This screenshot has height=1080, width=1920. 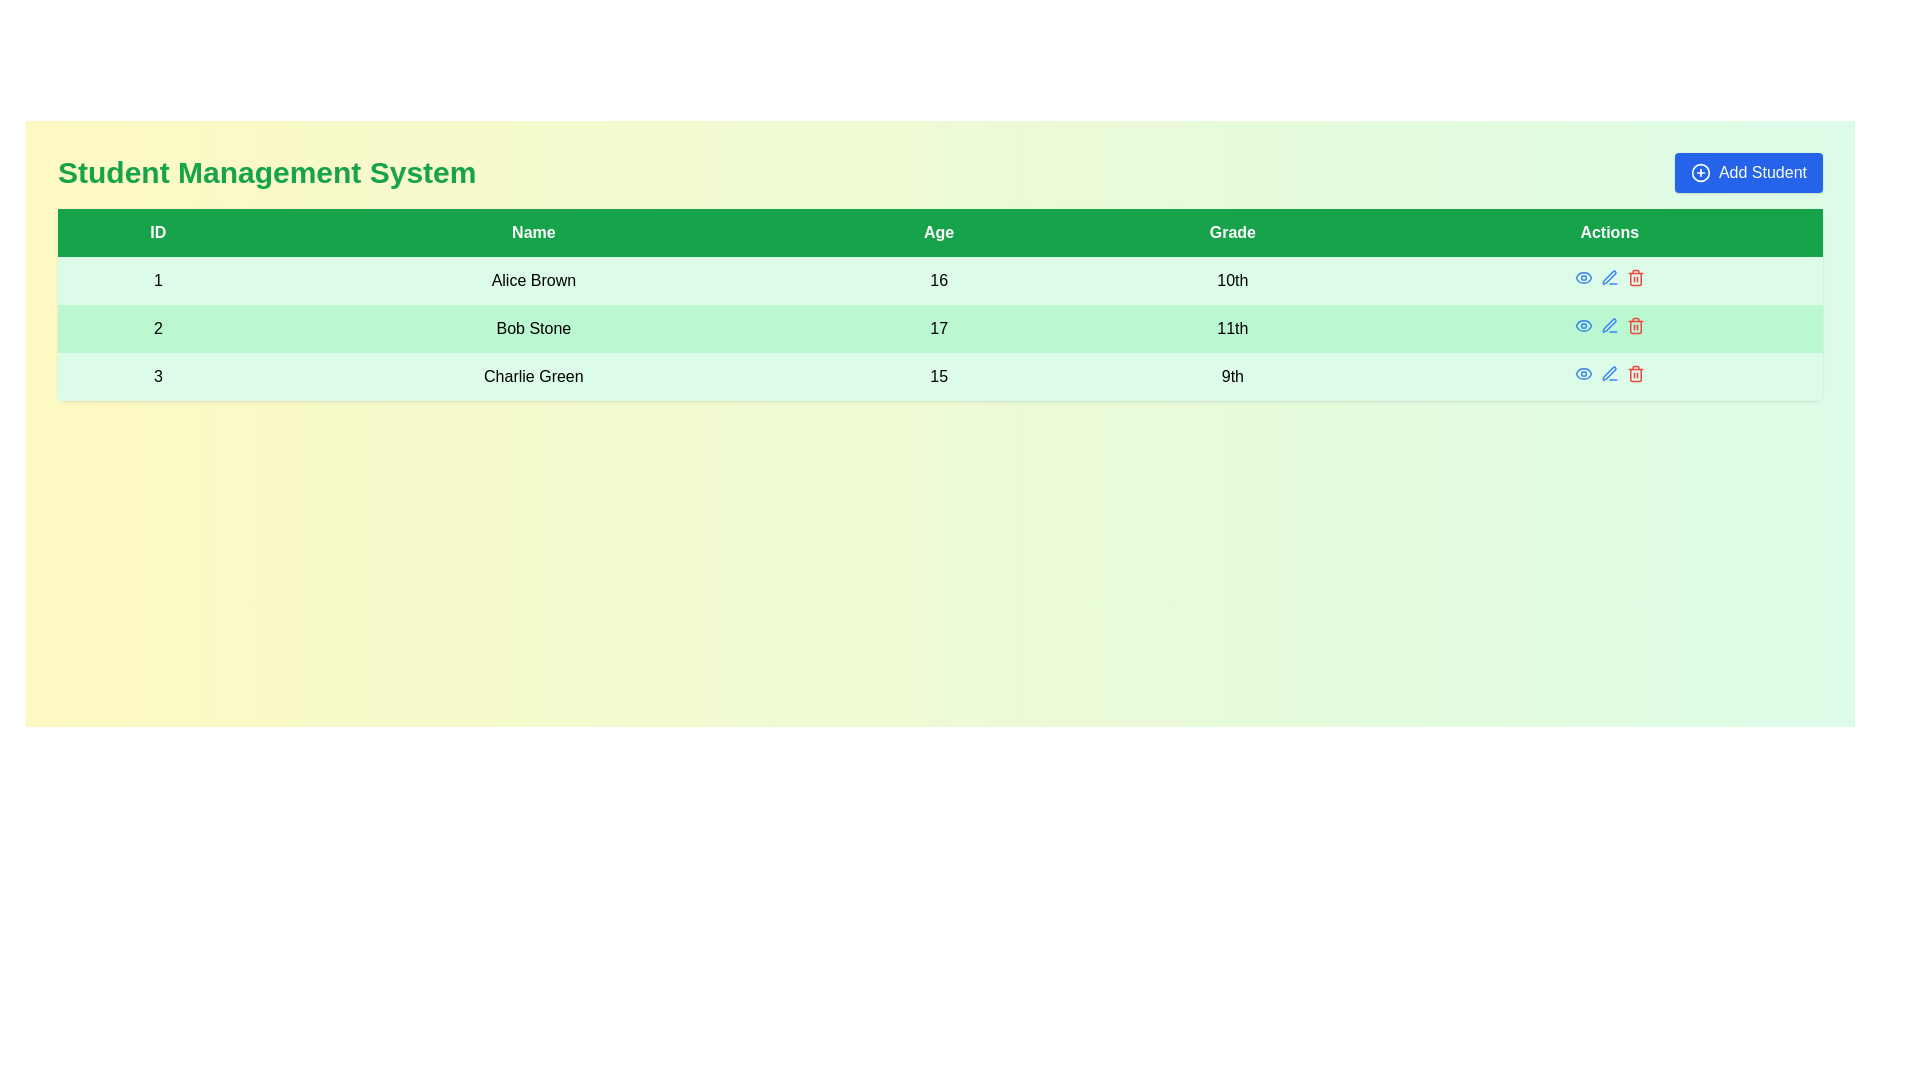 What do you see at coordinates (1635, 326) in the screenshot?
I see `the central part of the trash bin icon in the 'Actions' column corresponding to the second row for the entity 'Bob Stone'` at bounding box center [1635, 326].